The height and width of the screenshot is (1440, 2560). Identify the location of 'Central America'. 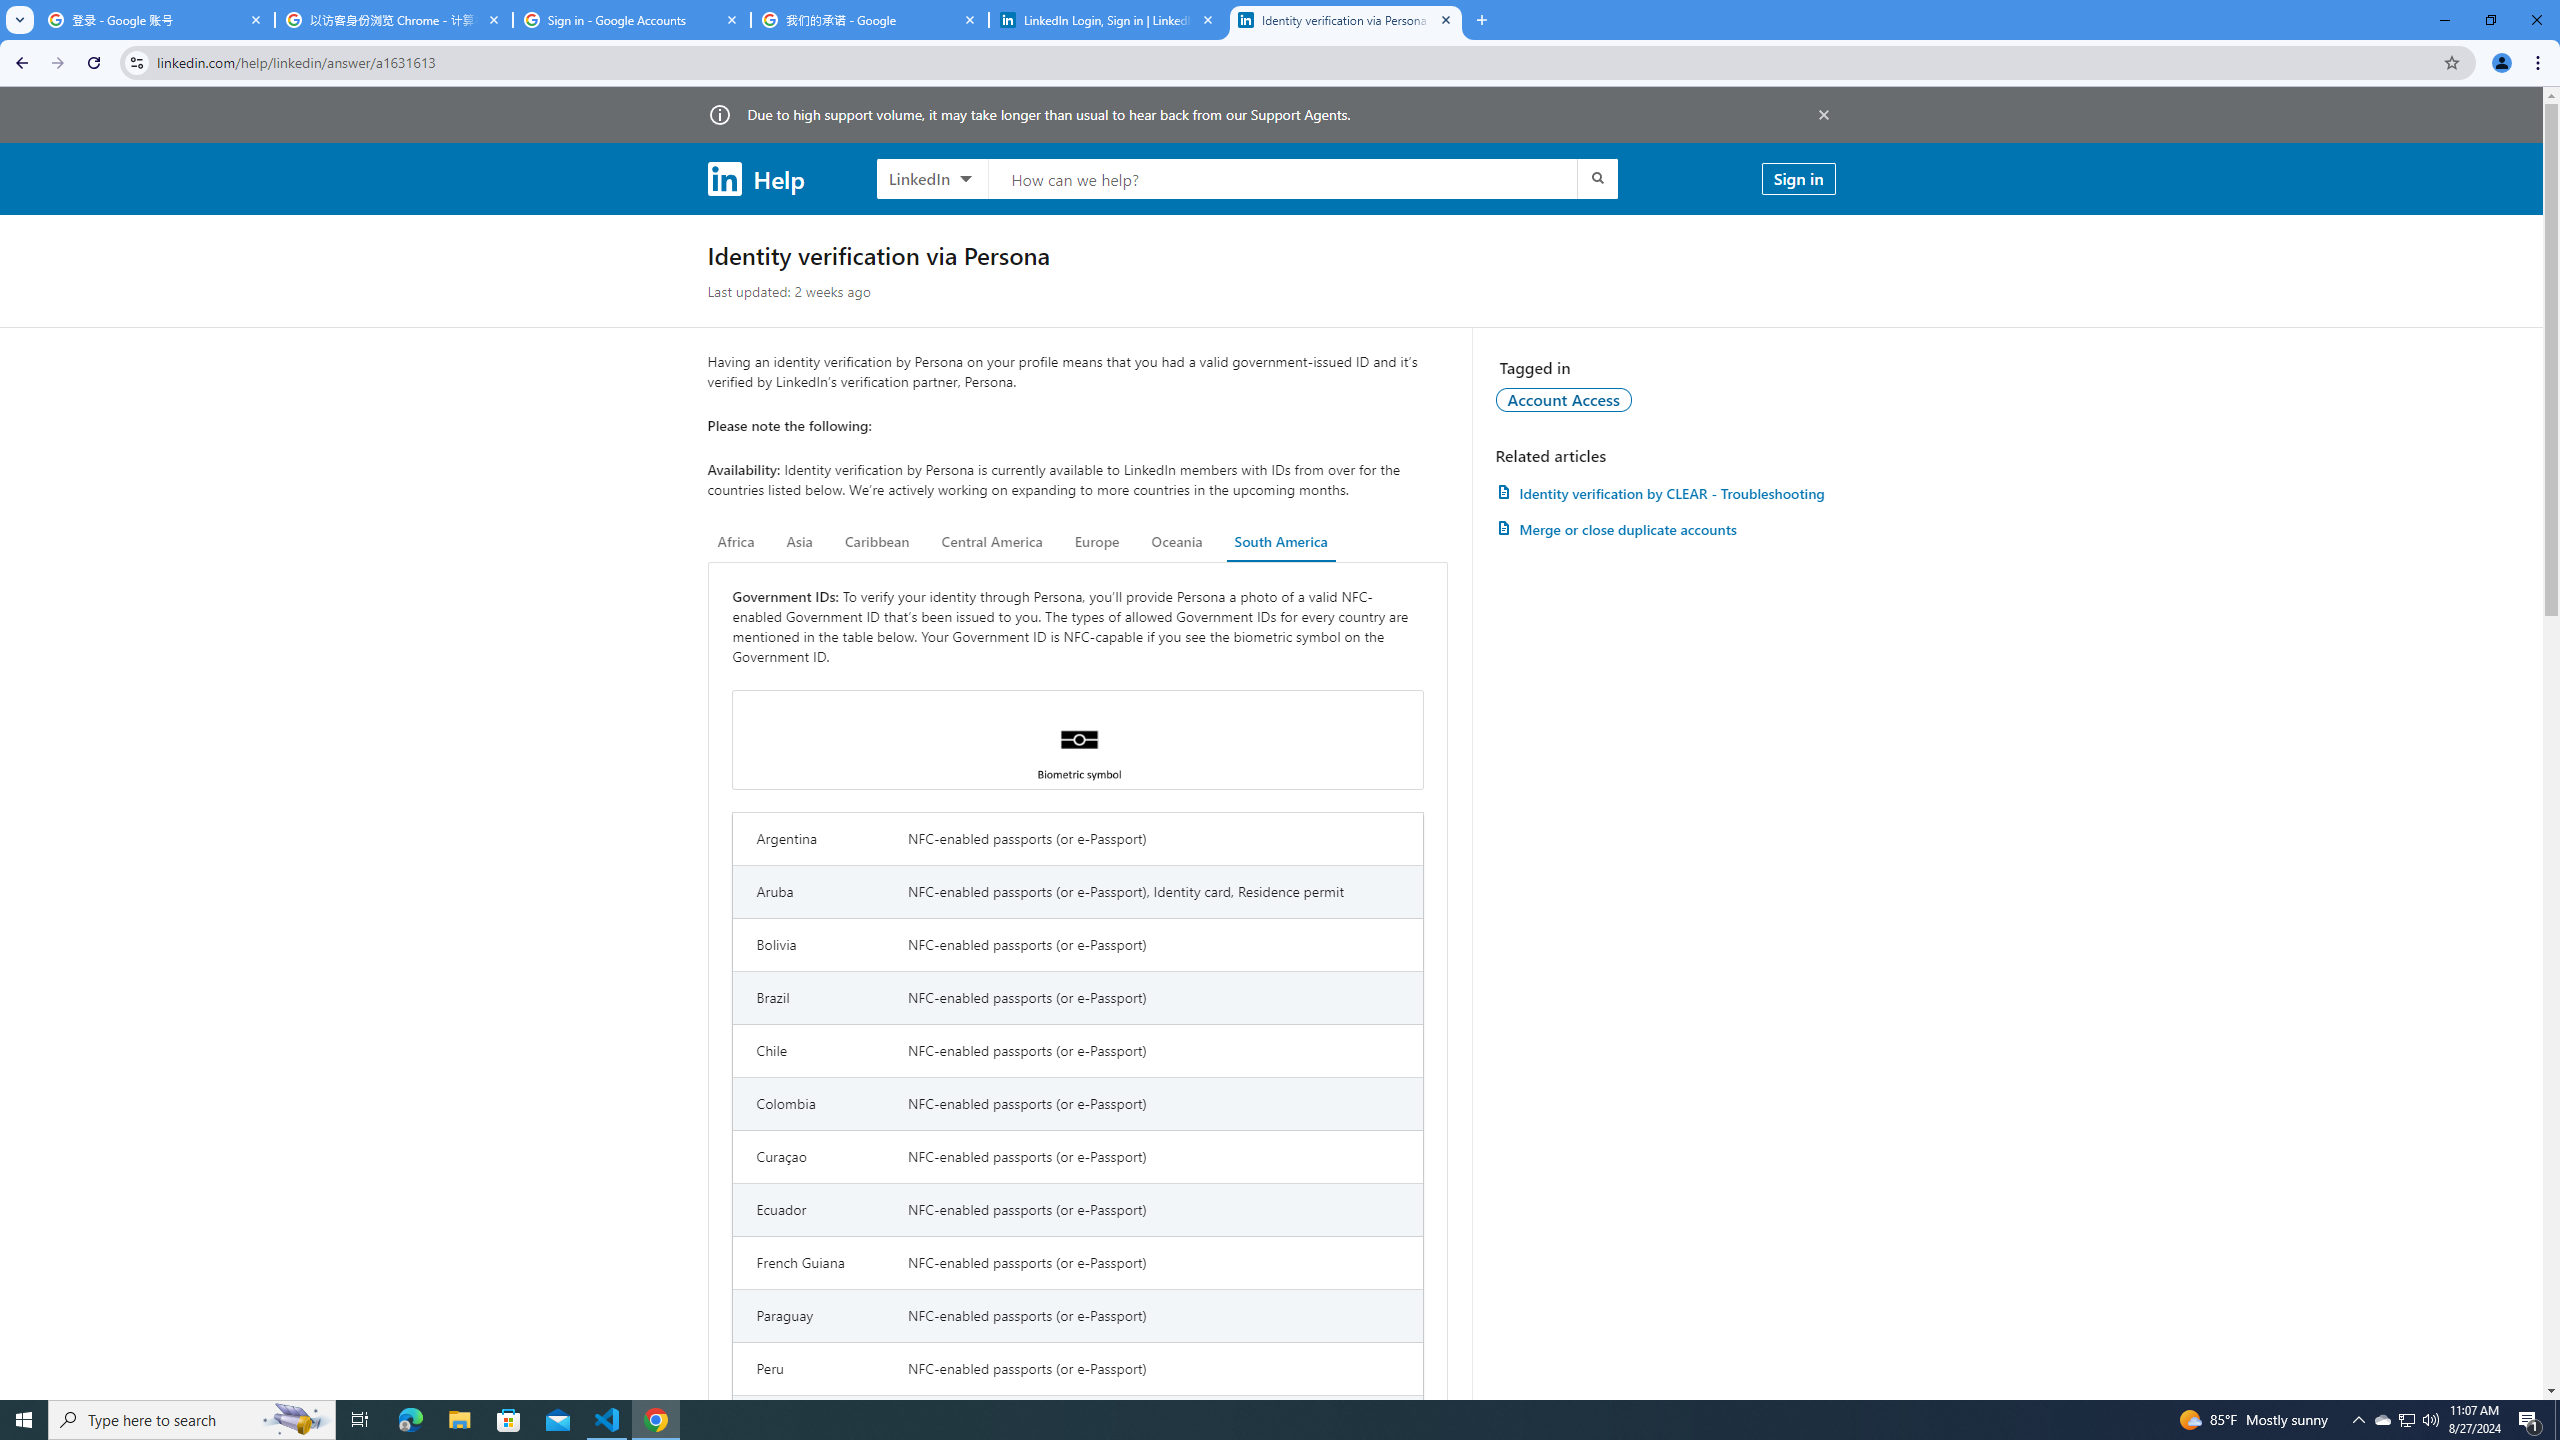
(991, 541).